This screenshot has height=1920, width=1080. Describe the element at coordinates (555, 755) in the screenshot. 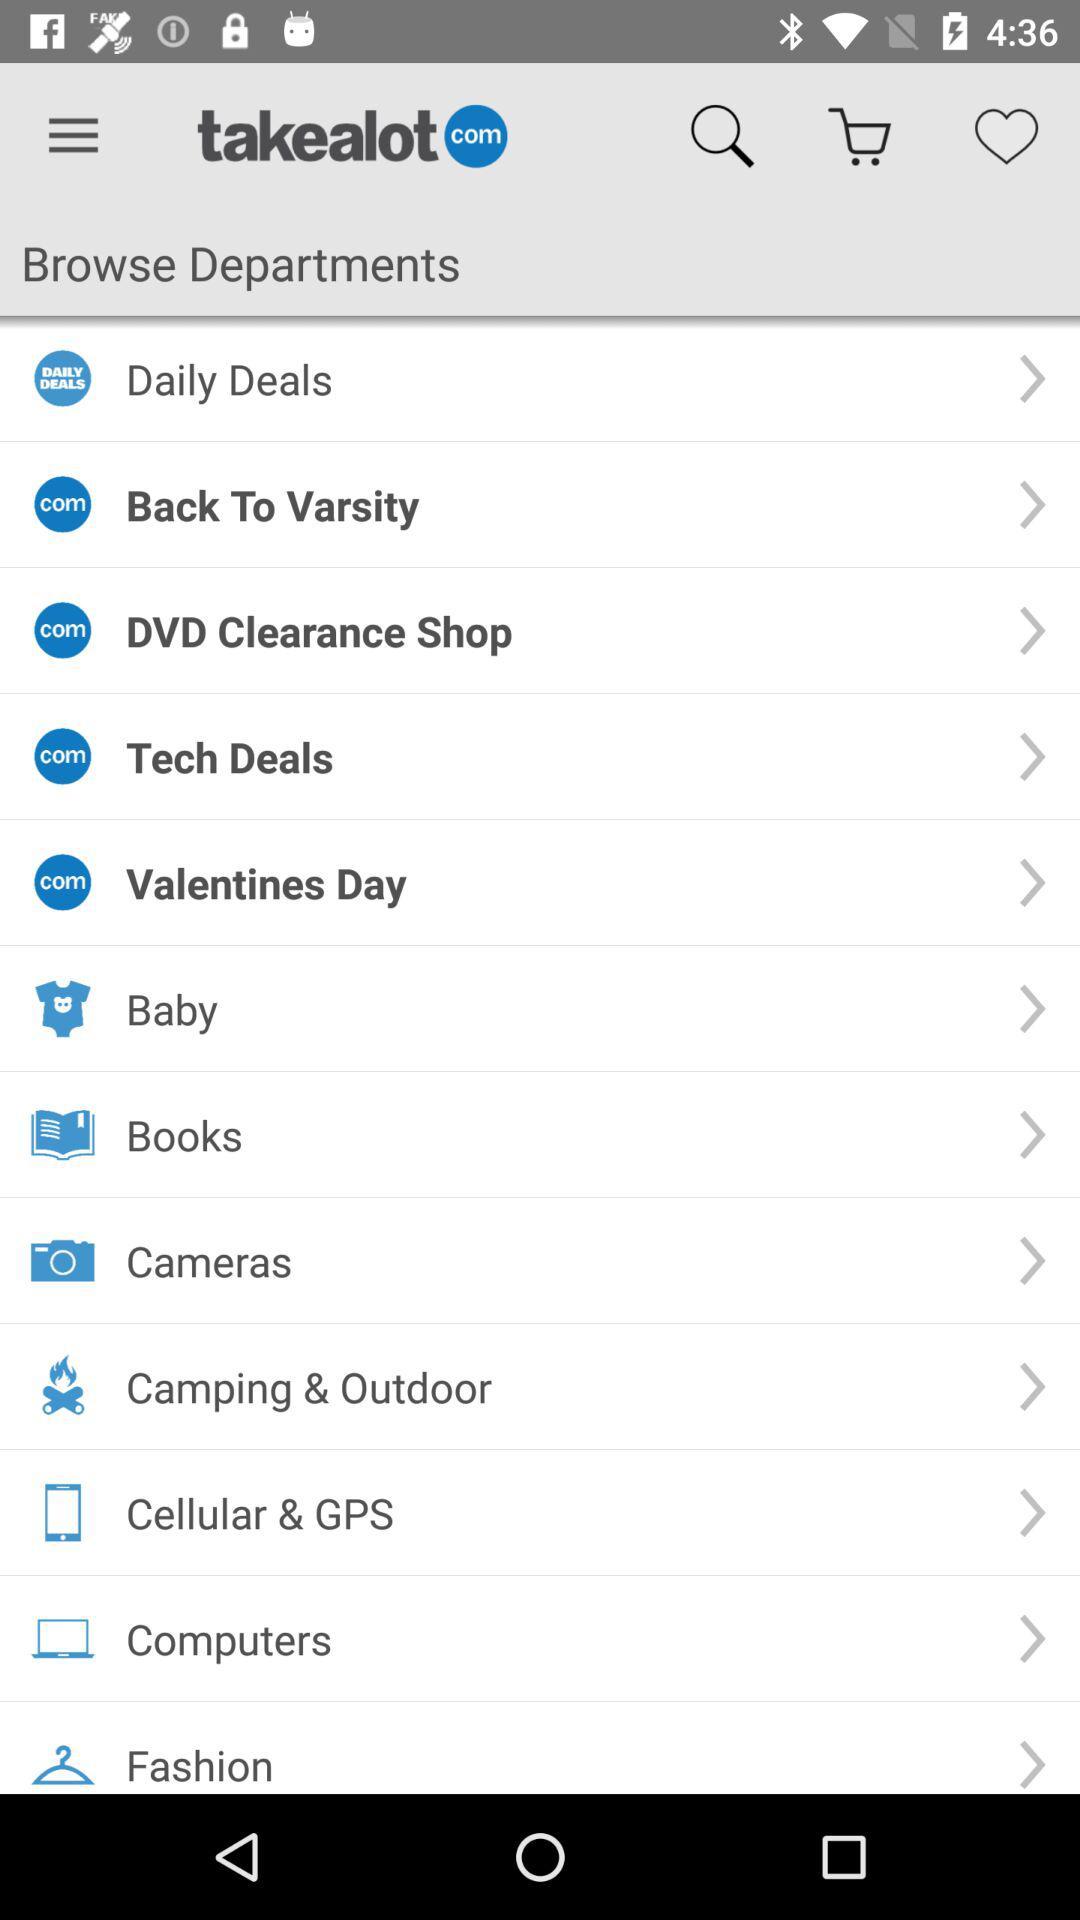

I see `the tech deals item` at that location.